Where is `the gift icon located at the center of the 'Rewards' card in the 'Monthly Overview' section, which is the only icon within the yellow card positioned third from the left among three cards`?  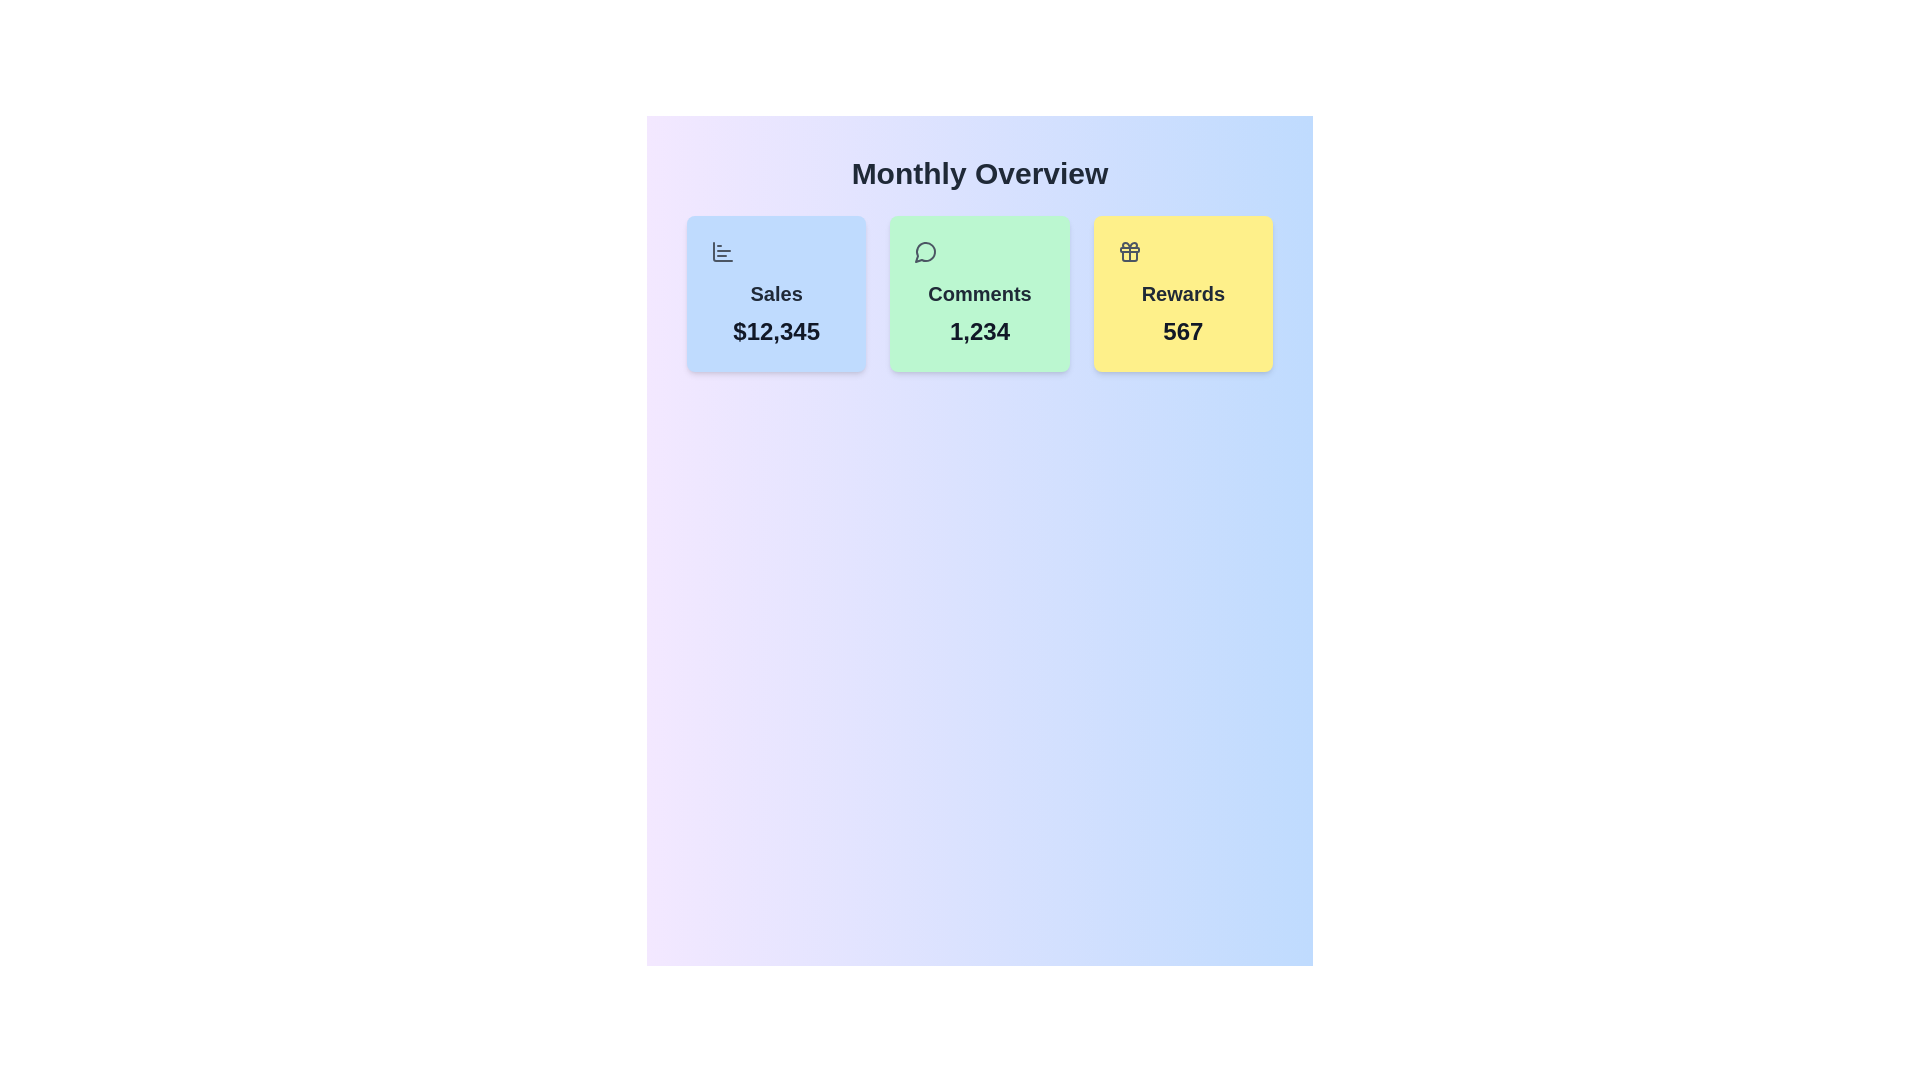 the gift icon located at the center of the 'Rewards' card in the 'Monthly Overview' section, which is the only icon within the yellow card positioned third from the left among three cards is located at coordinates (1129, 250).